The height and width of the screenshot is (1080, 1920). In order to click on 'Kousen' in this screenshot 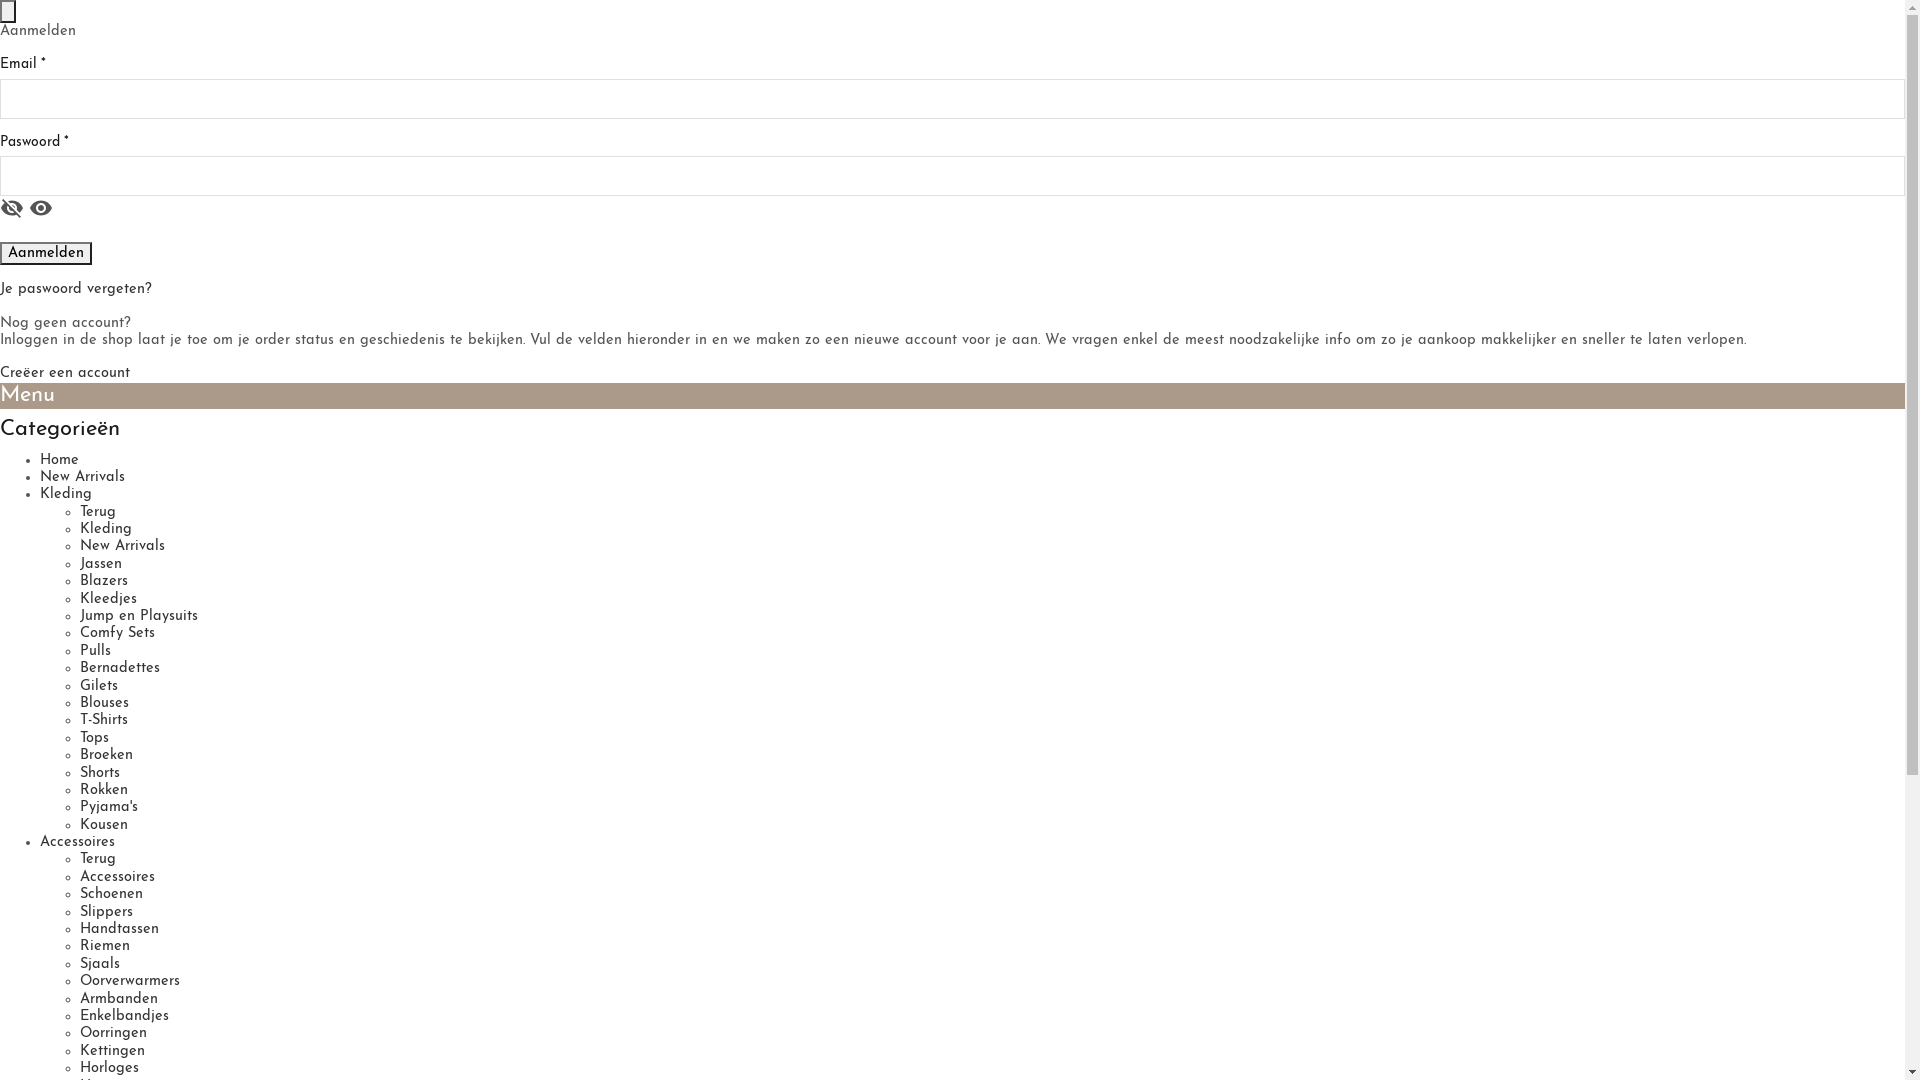, I will do `click(103, 825)`.